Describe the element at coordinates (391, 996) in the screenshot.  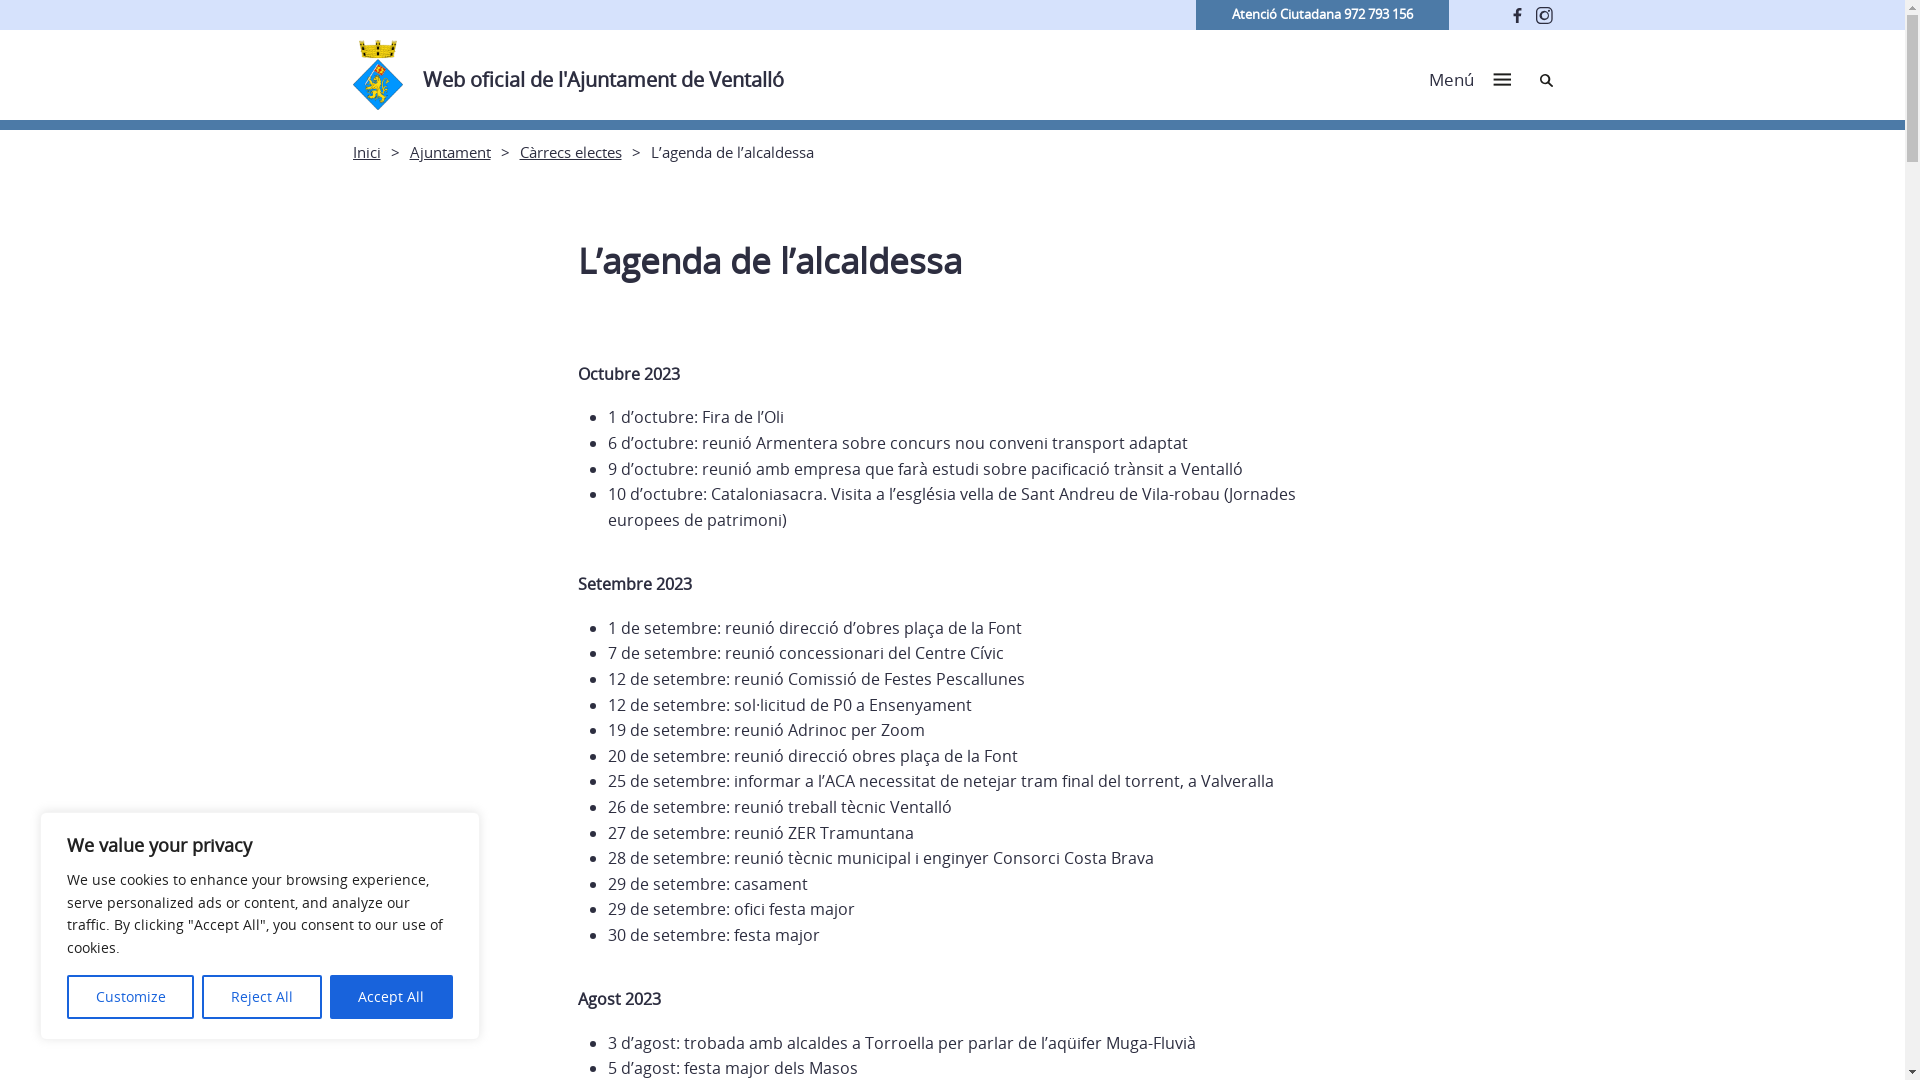
I see `'Accept All'` at that location.